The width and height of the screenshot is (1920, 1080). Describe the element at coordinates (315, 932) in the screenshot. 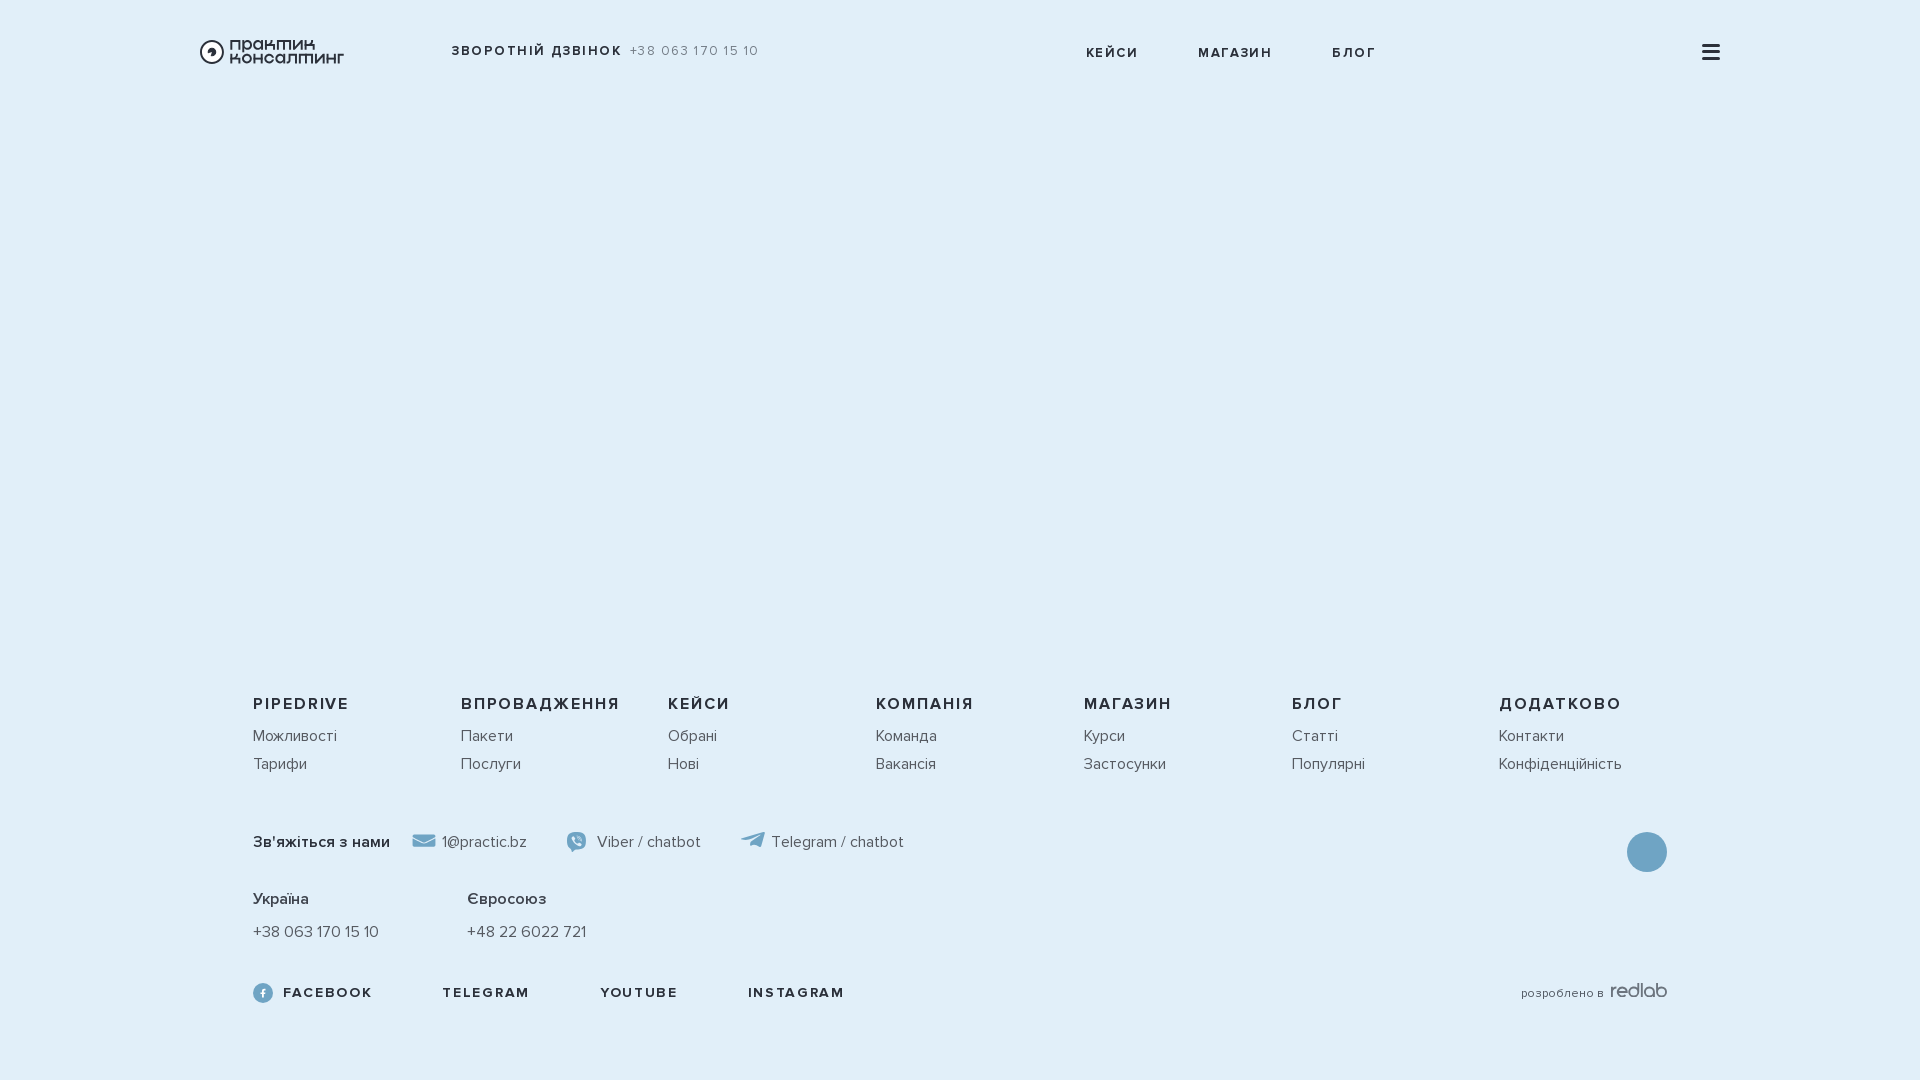

I see `'+38 063 170 15 10'` at that location.